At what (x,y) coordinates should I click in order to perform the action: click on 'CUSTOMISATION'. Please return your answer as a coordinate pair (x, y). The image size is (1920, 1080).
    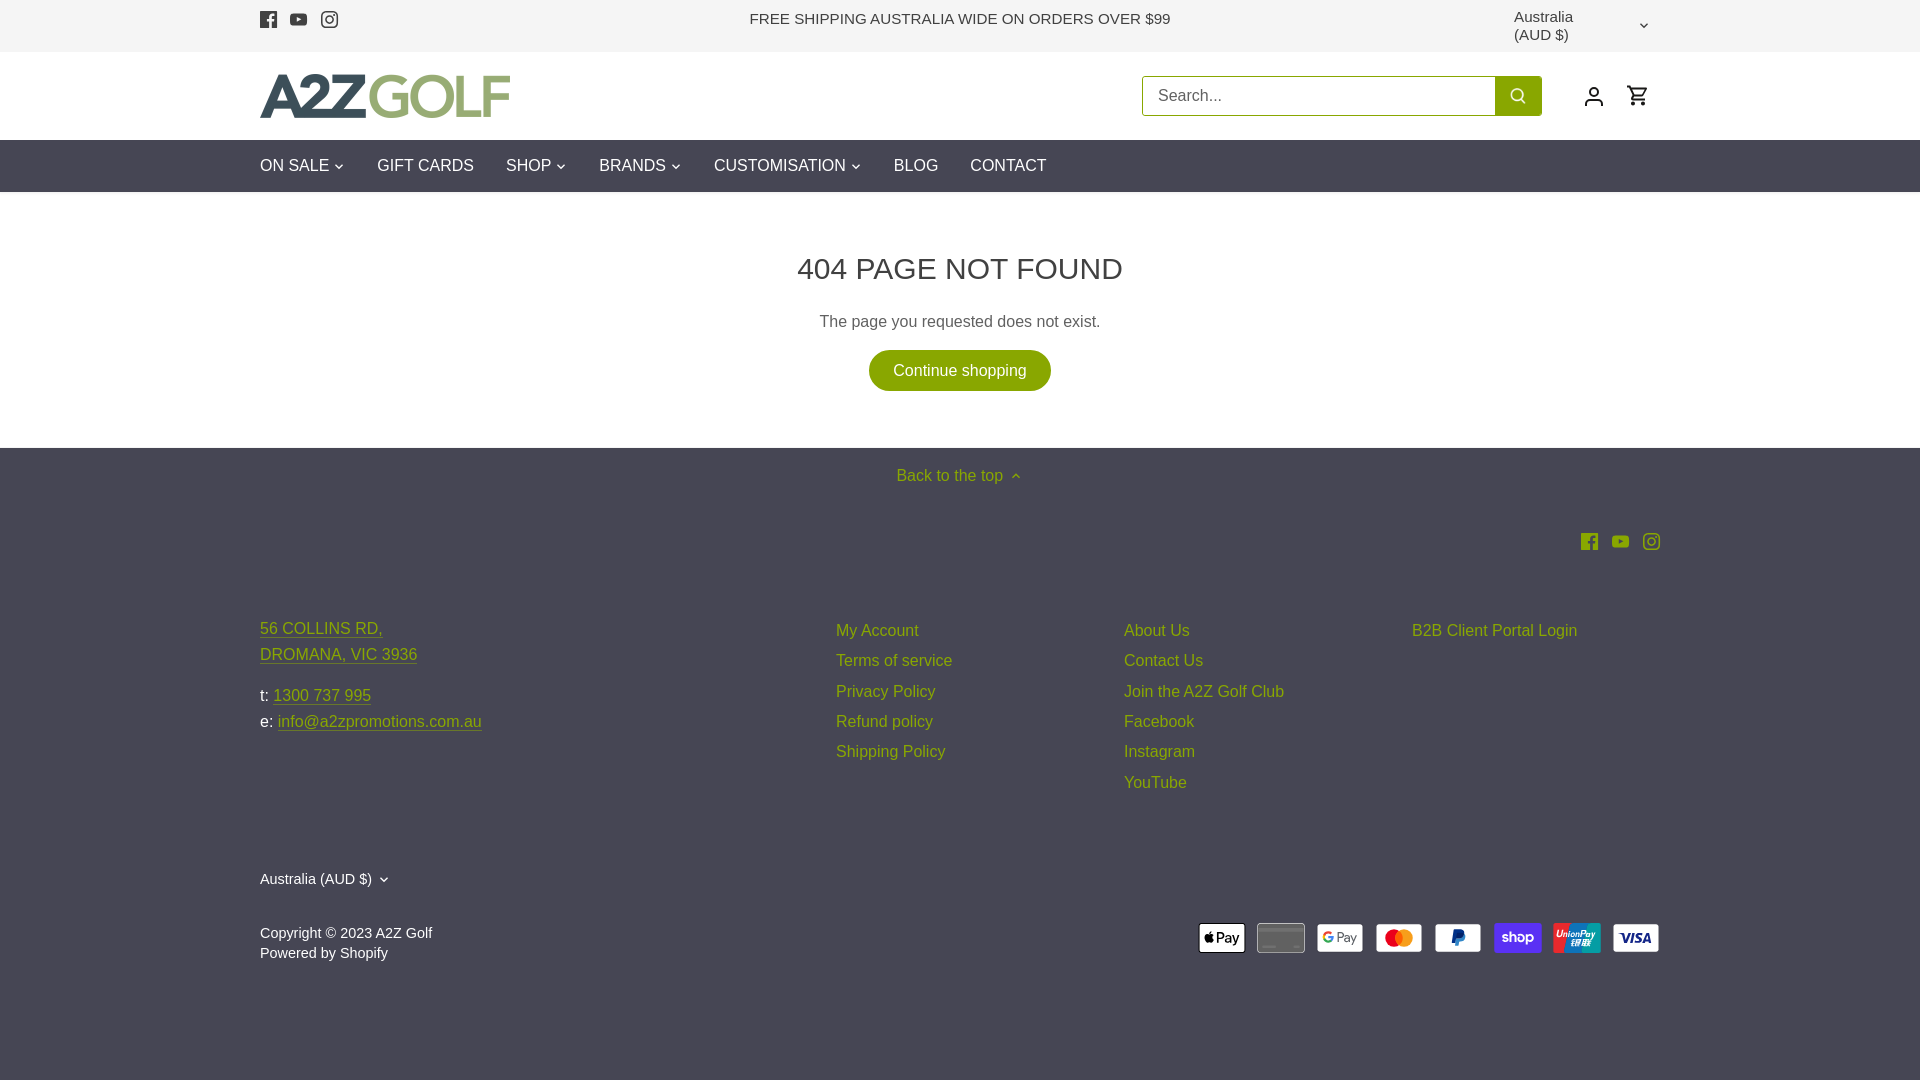
    Looking at the image, I should click on (697, 165).